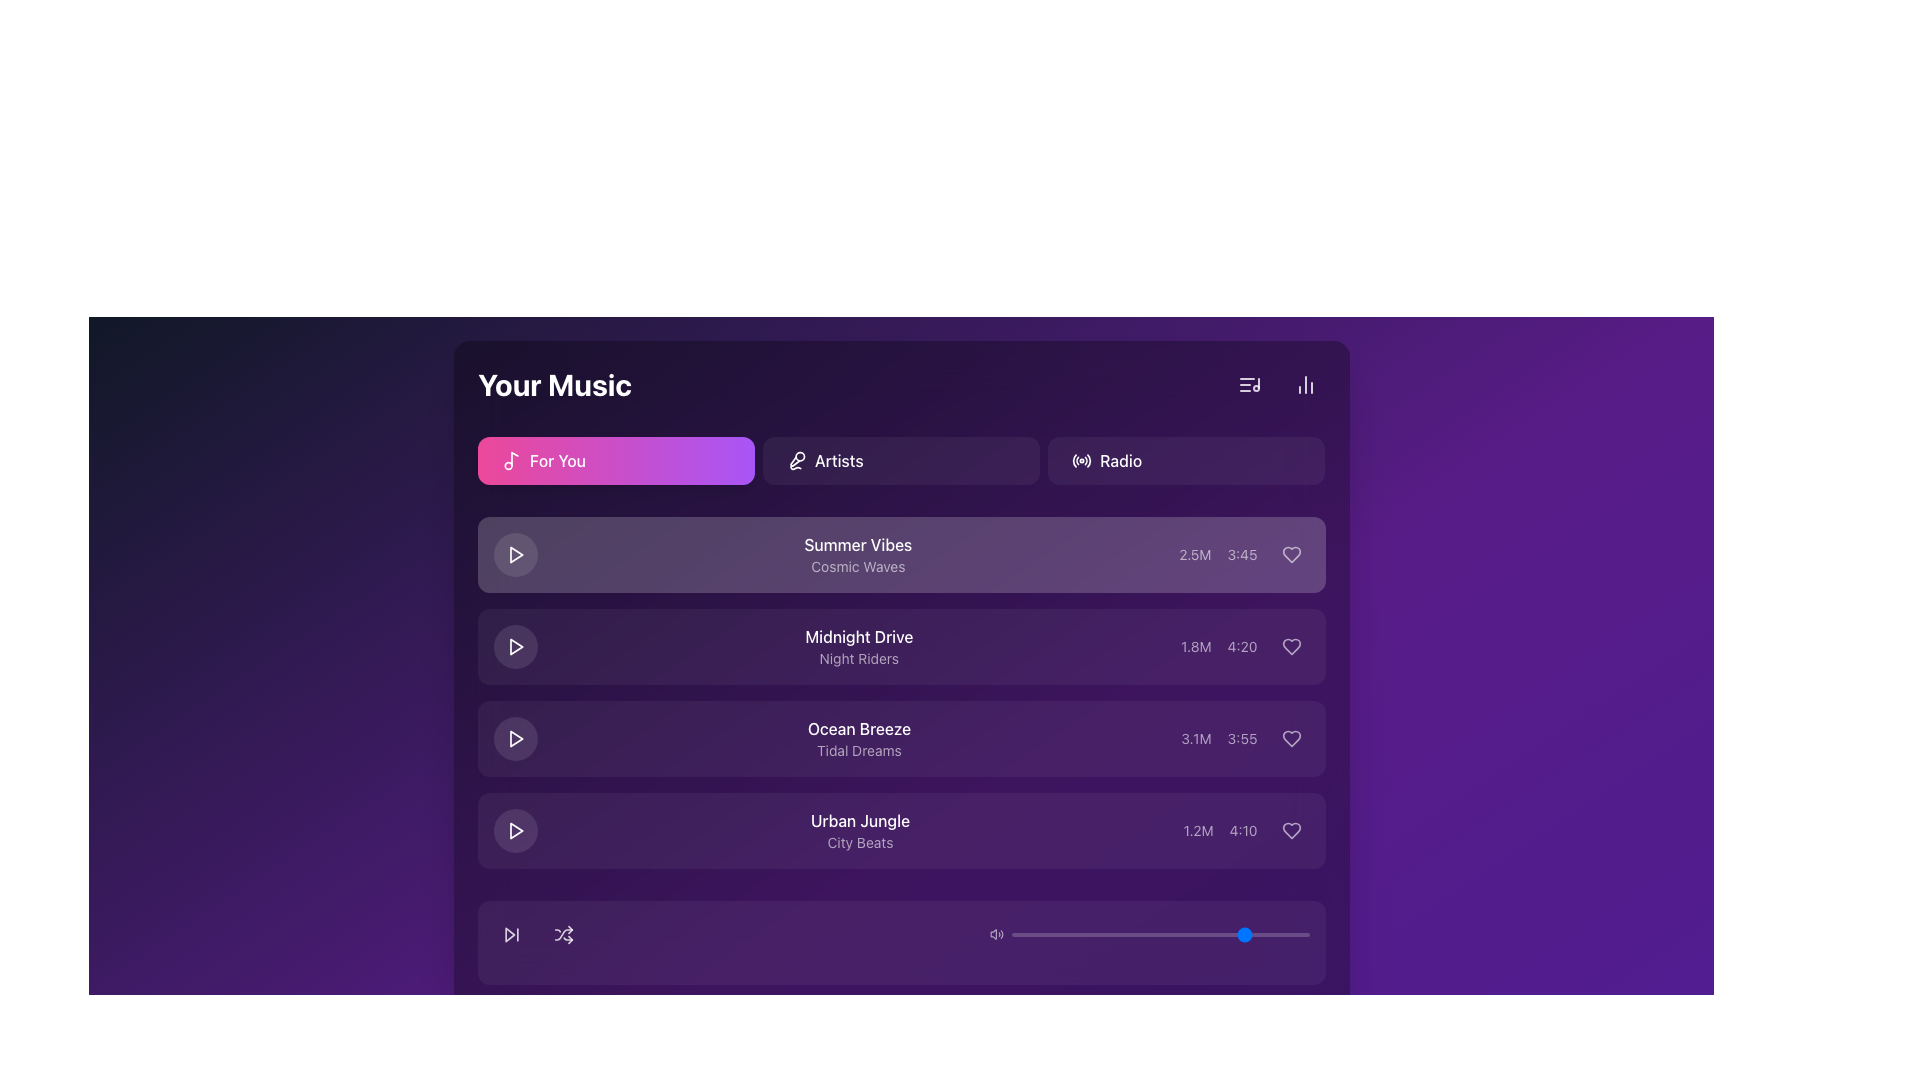 This screenshot has width=1920, height=1080. Describe the element at coordinates (860, 830) in the screenshot. I see `text from the Text Label displaying 'Urban Jungle' and 'City Beats' which is the fourth item in the vertical list of music entries` at that location.